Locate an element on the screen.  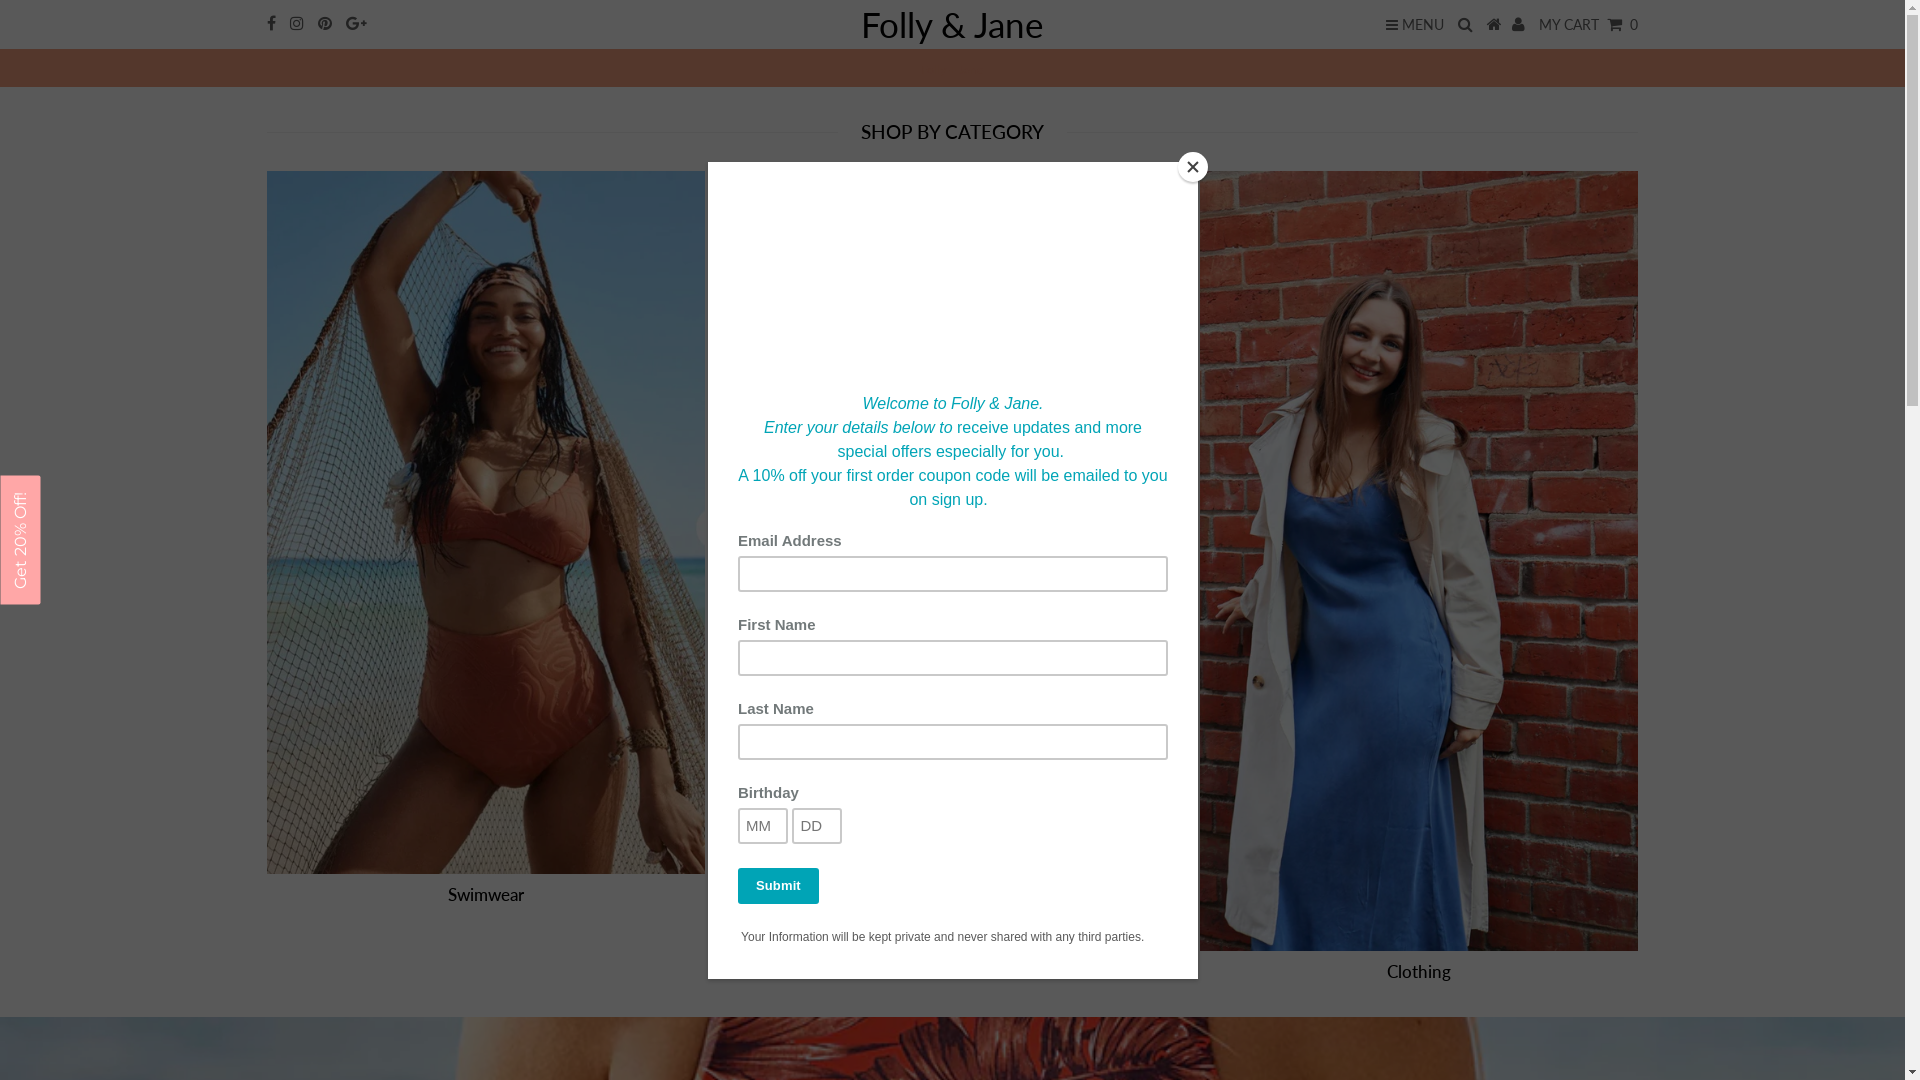
'Folly + Jane' is located at coordinates (950, 68).